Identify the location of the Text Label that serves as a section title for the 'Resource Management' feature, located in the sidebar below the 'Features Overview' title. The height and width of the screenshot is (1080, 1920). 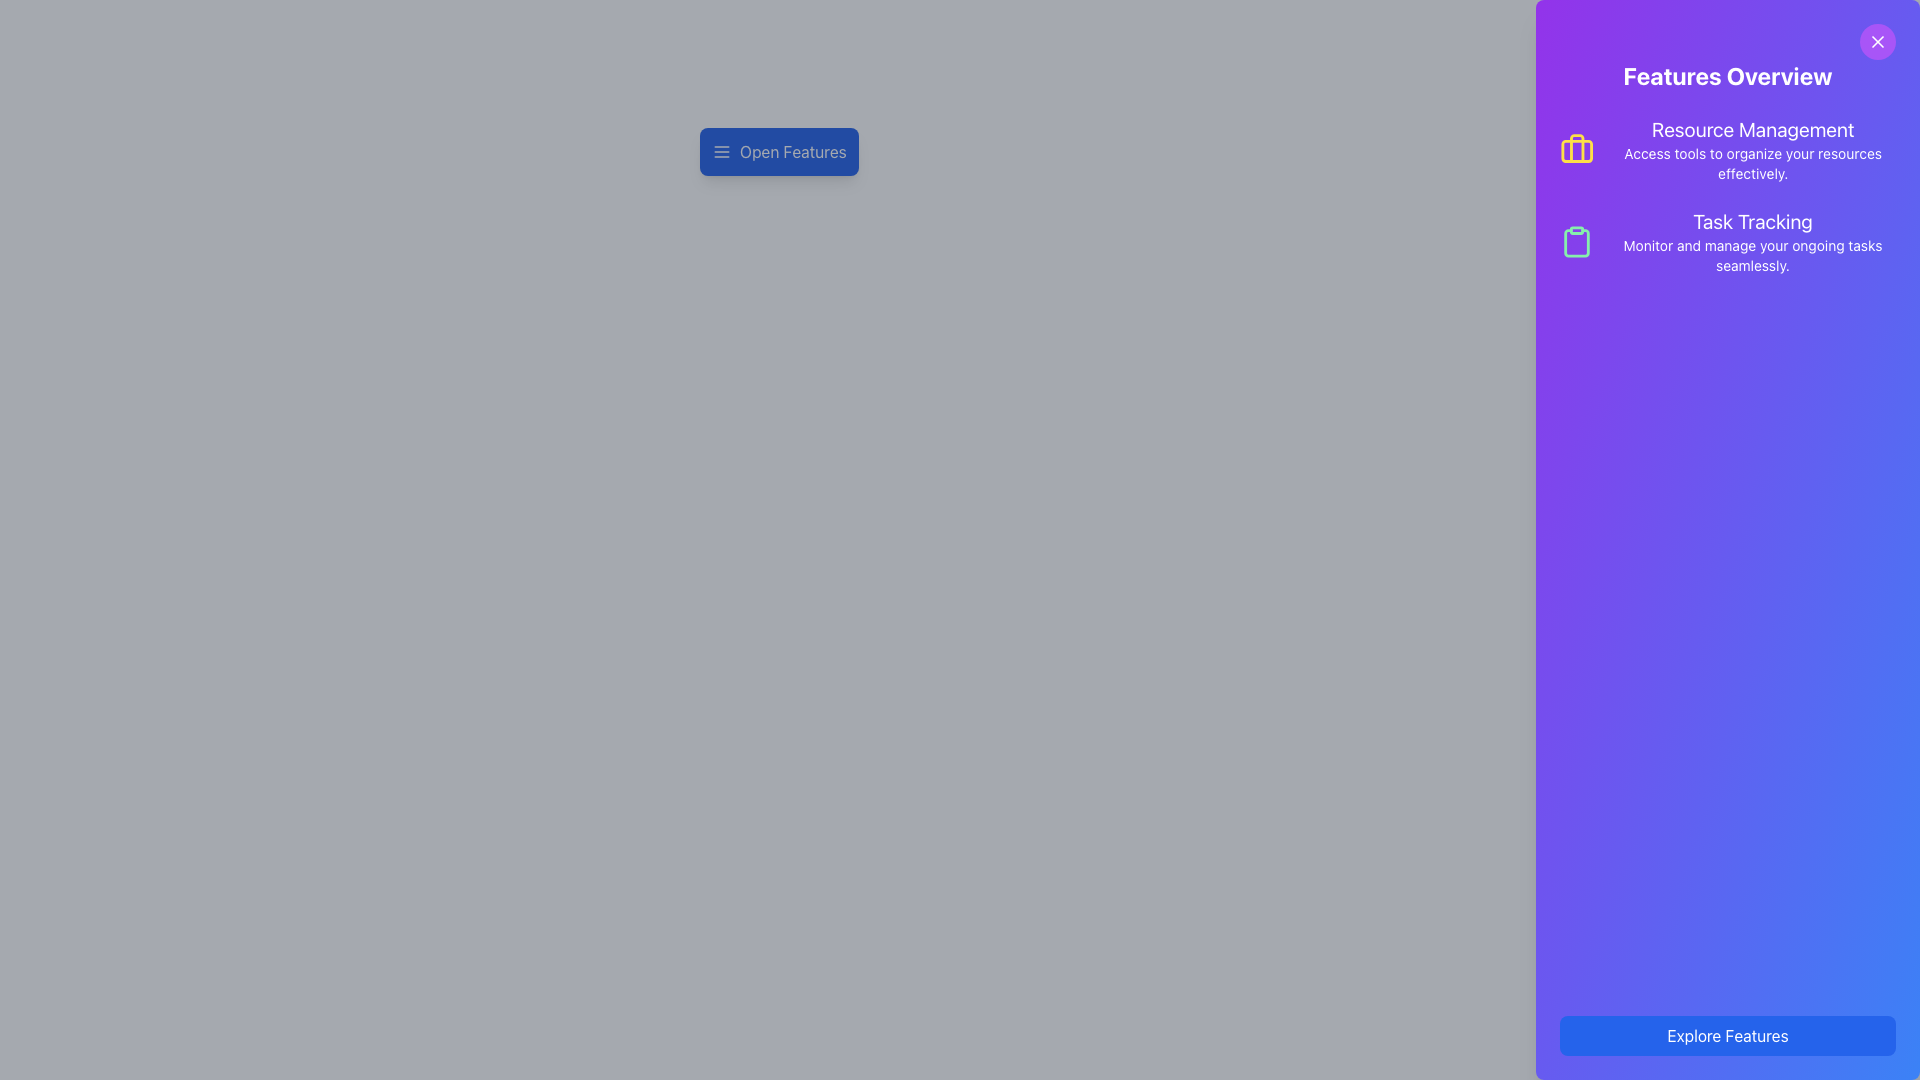
(1752, 130).